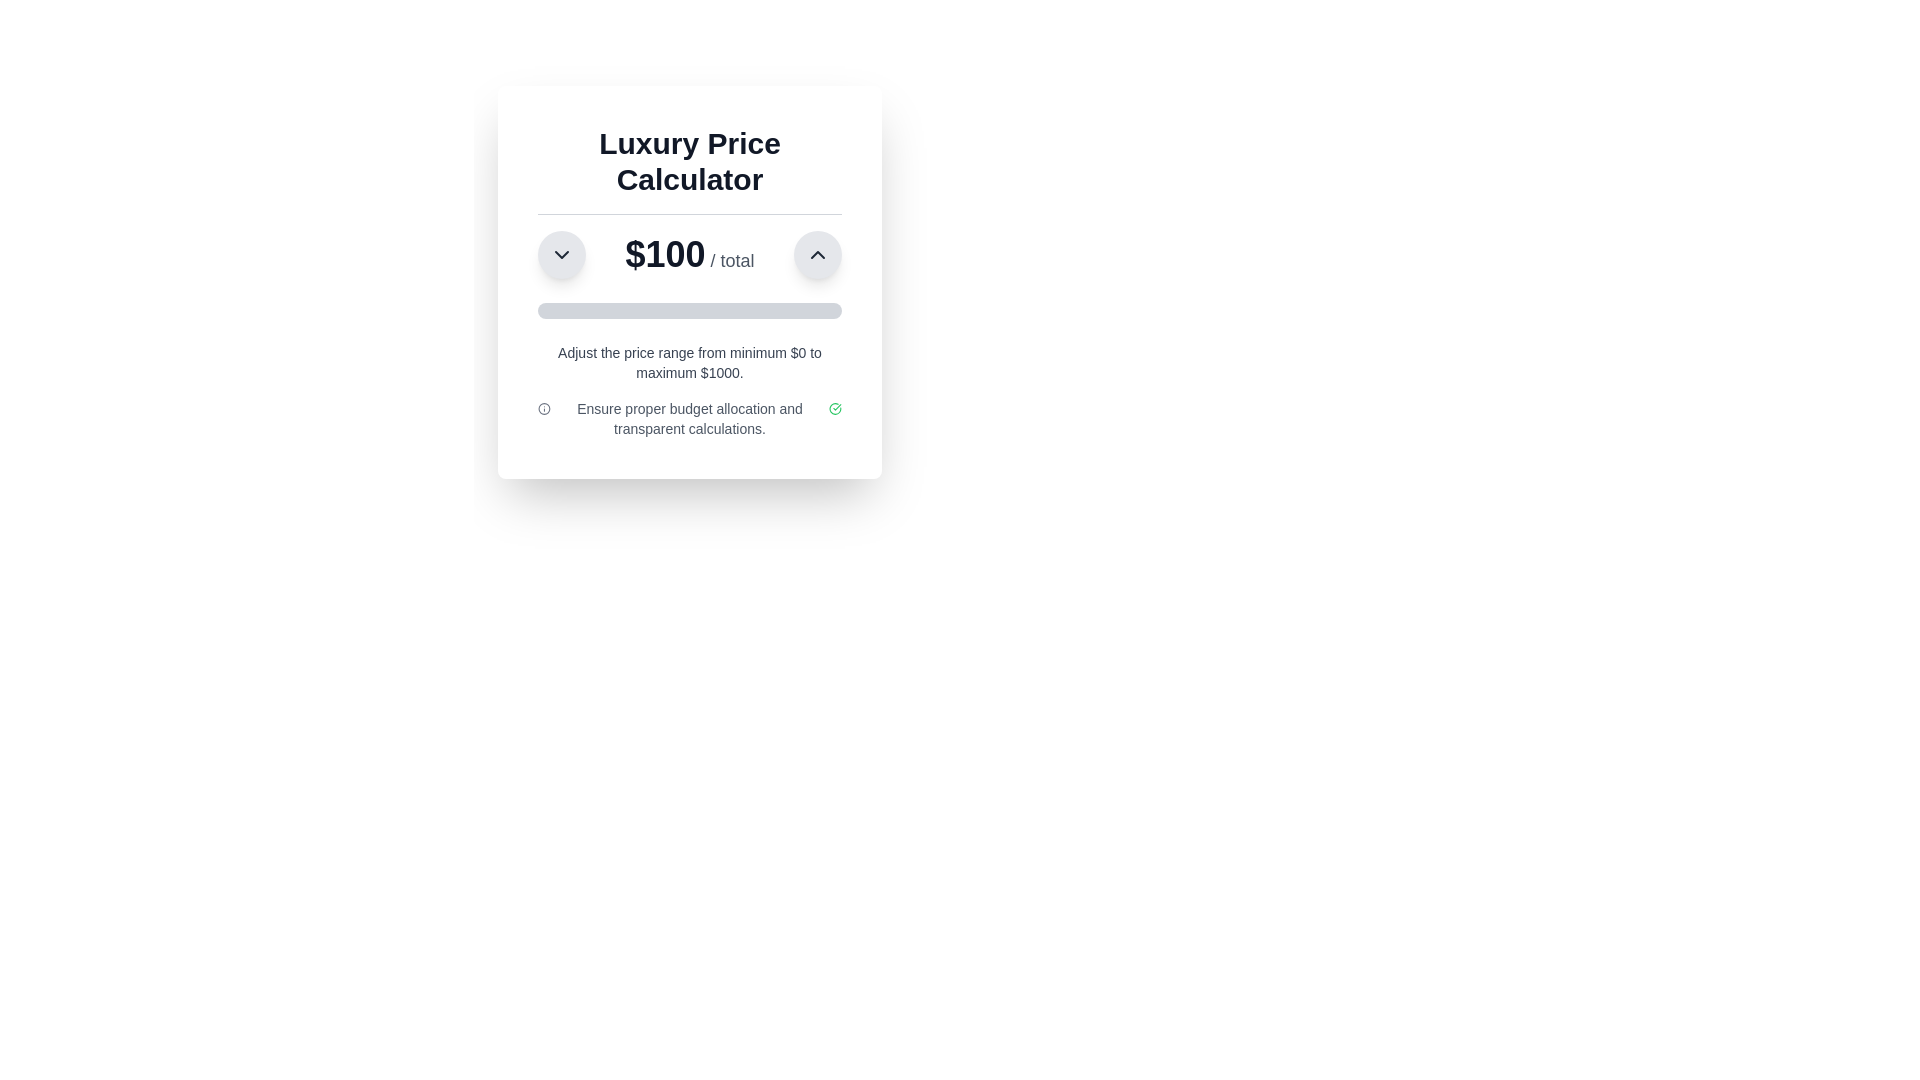  Describe the element at coordinates (690, 253) in the screenshot. I see `the prominent Text Label displaying the numeral '$100' followed by '/ total', which is positioned between two circular buttons` at that location.